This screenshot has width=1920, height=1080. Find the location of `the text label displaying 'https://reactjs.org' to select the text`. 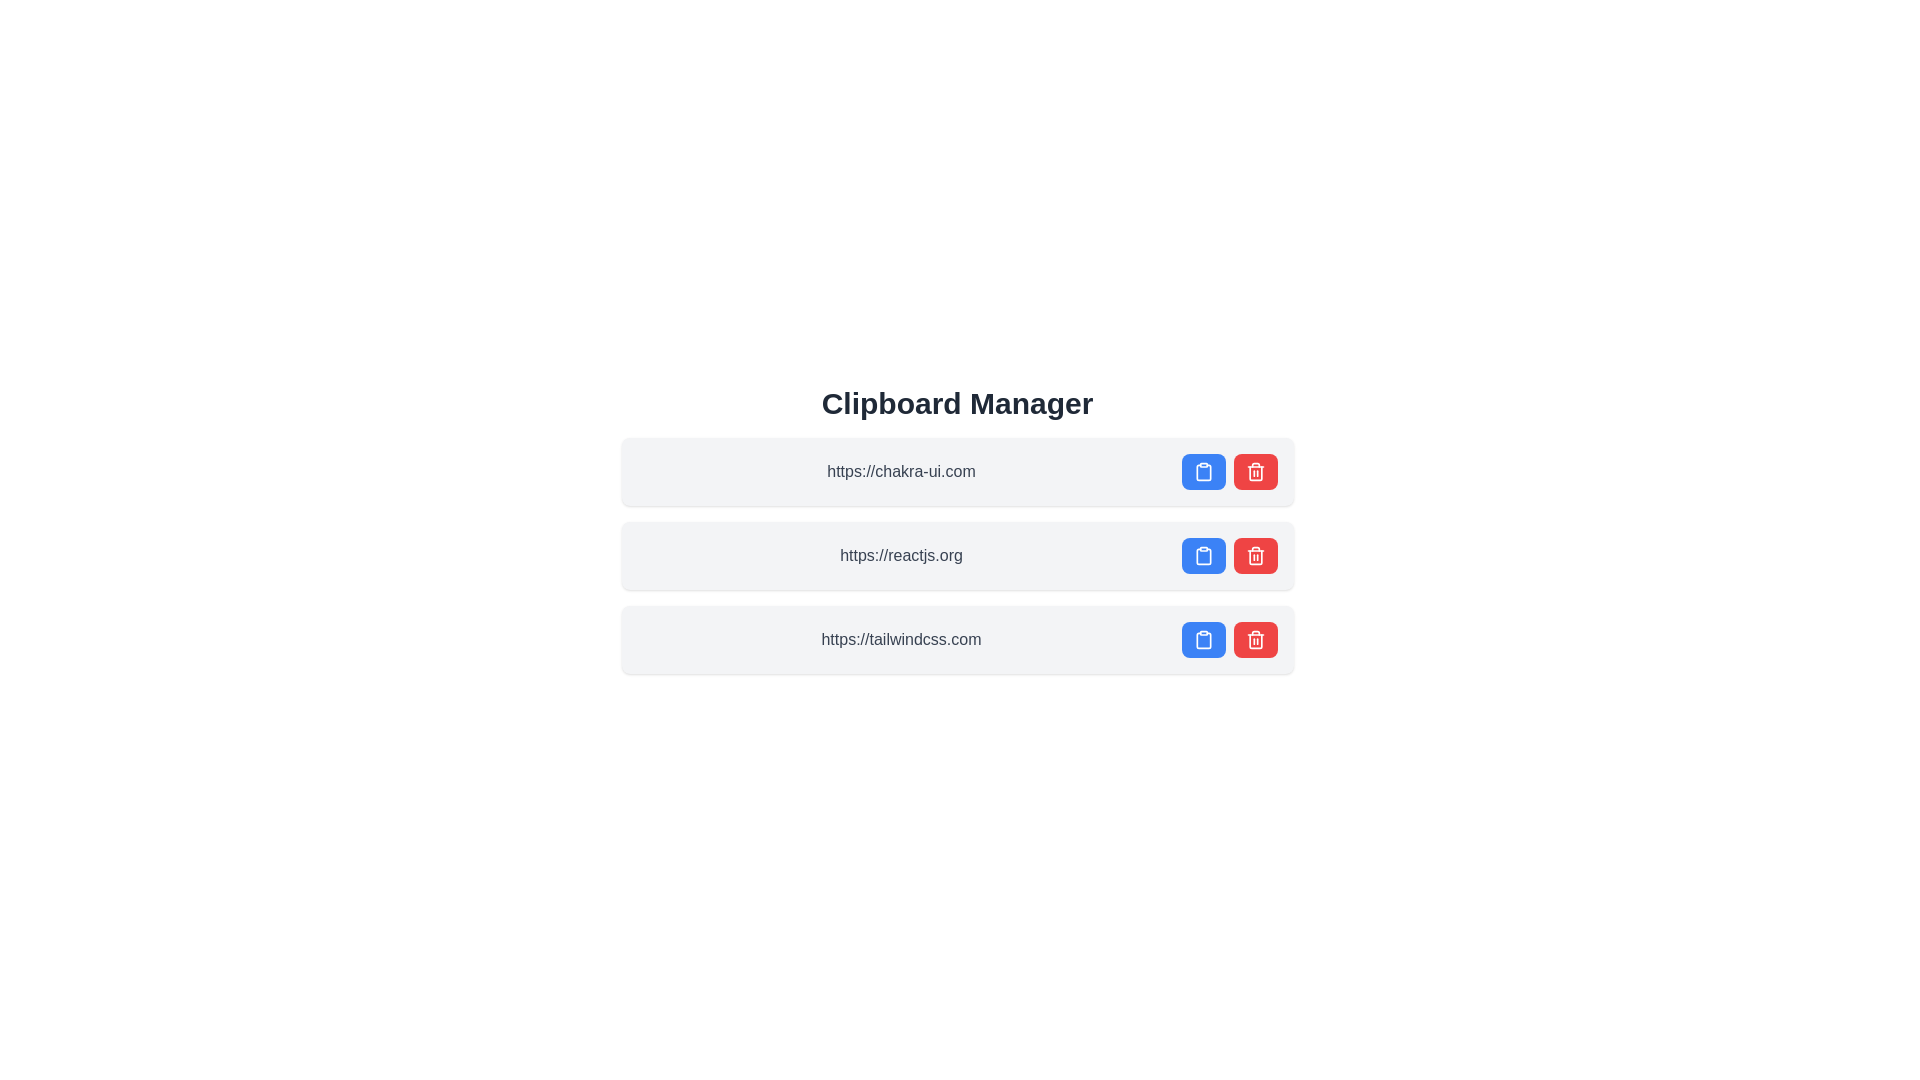

the text label displaying 'https://reactjs.org' to select the text is located at coordinates (900, 555).